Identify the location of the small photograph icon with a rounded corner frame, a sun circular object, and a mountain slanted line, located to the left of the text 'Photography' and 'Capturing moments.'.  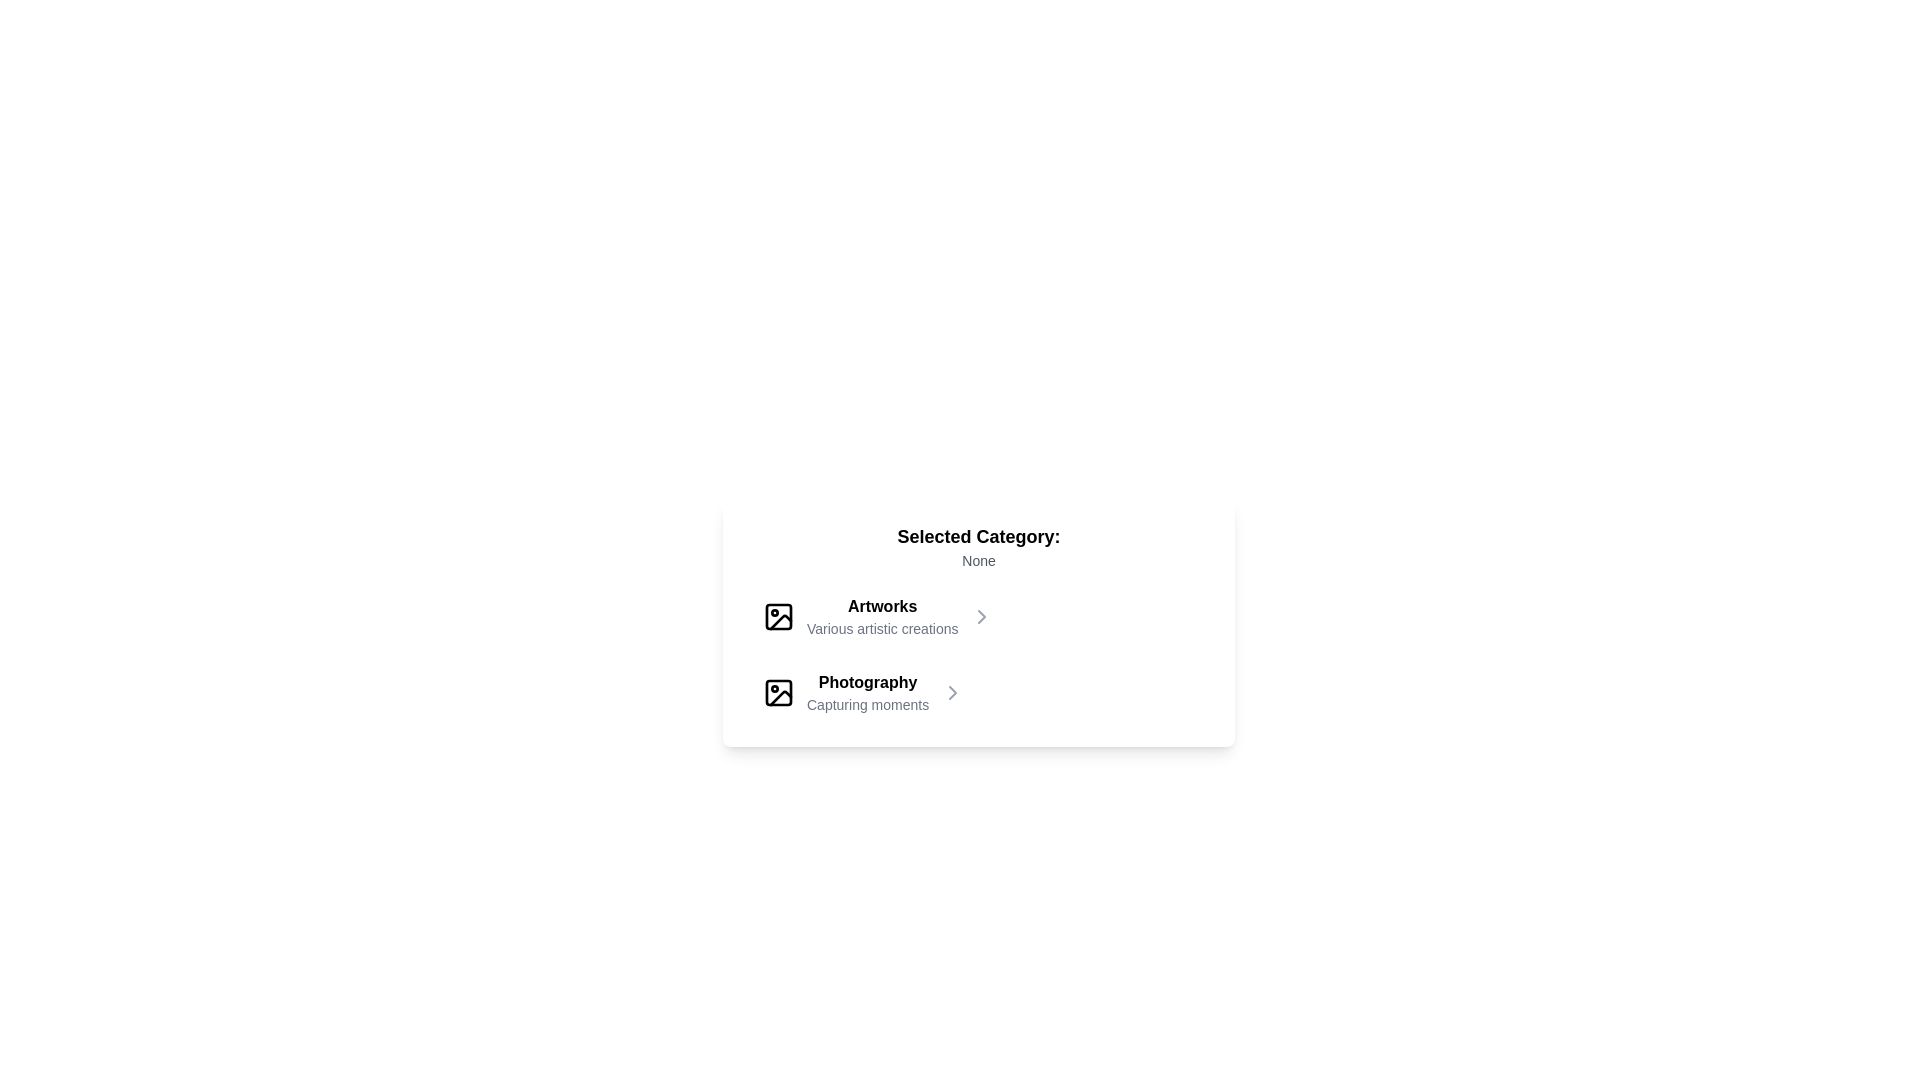
(777, 692).